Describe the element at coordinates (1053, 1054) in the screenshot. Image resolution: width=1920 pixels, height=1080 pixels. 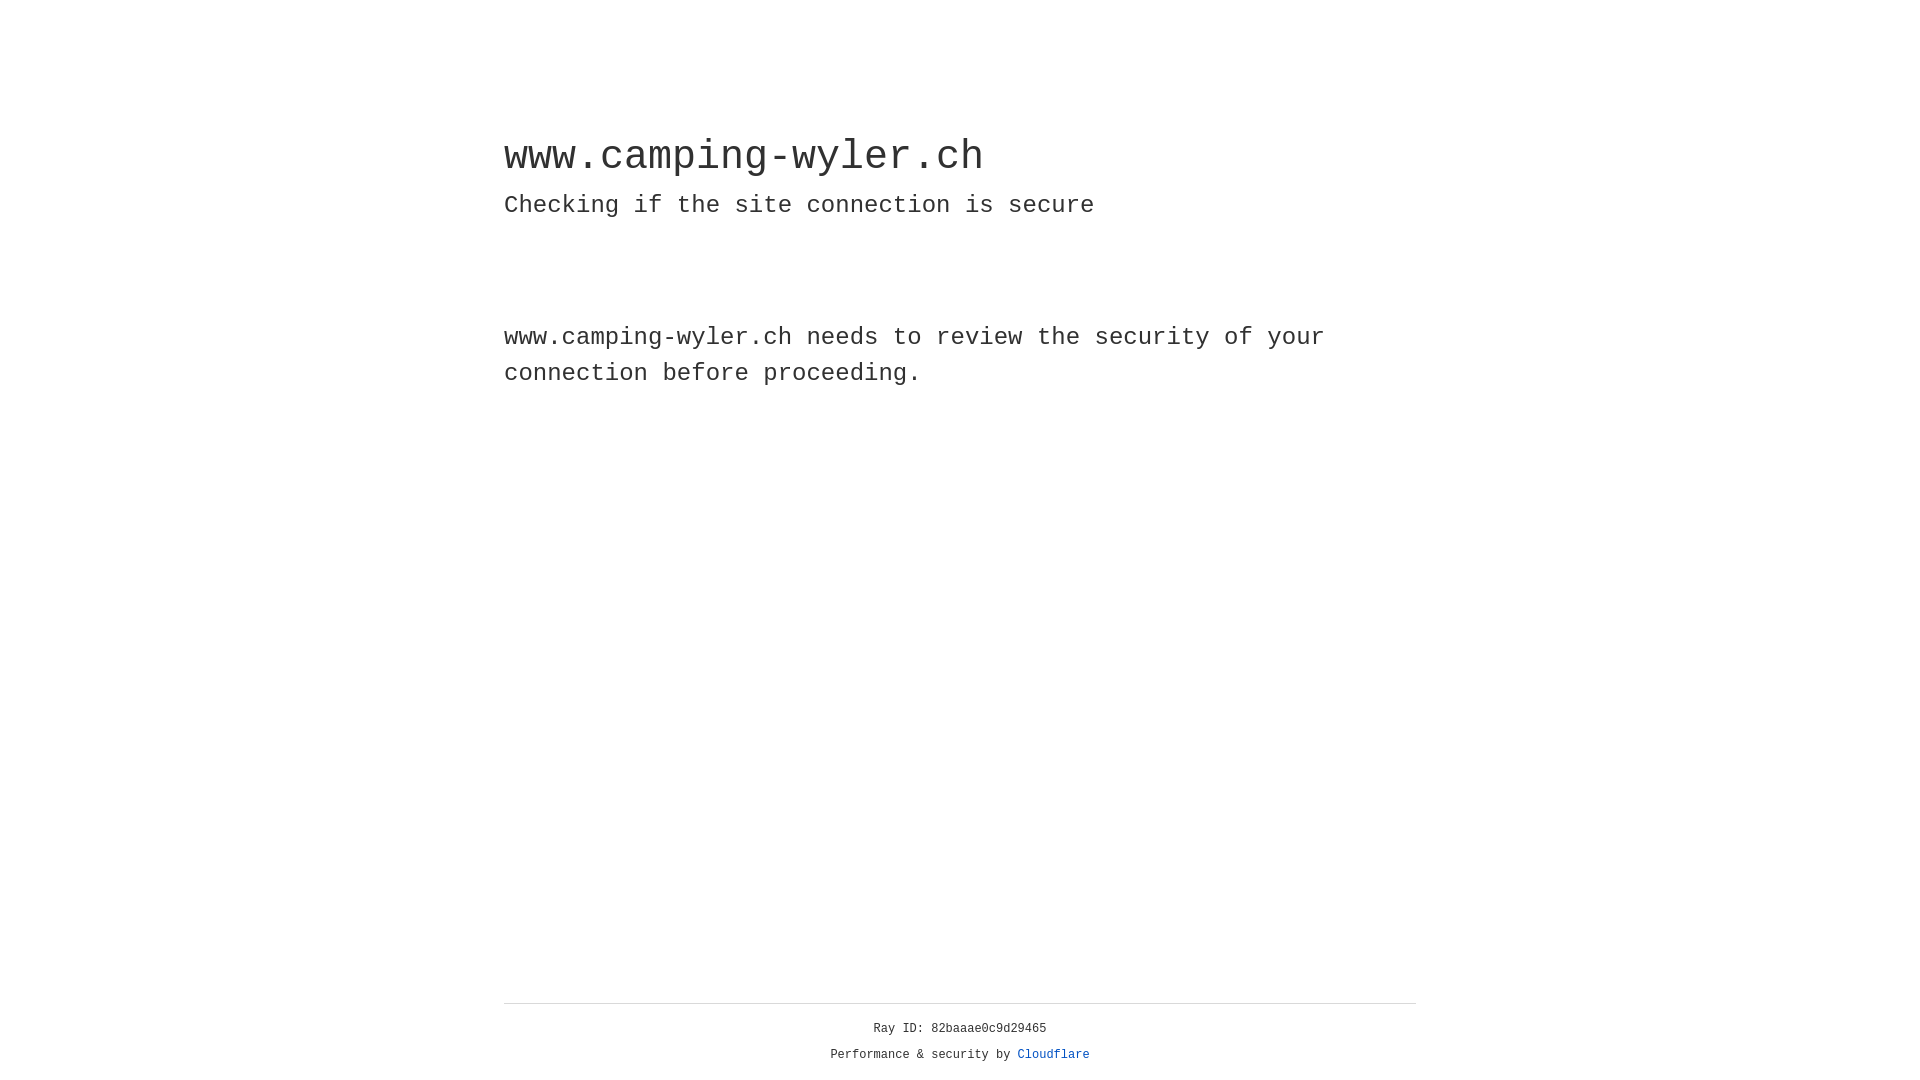
I see `'Cloudflare'` at that location.